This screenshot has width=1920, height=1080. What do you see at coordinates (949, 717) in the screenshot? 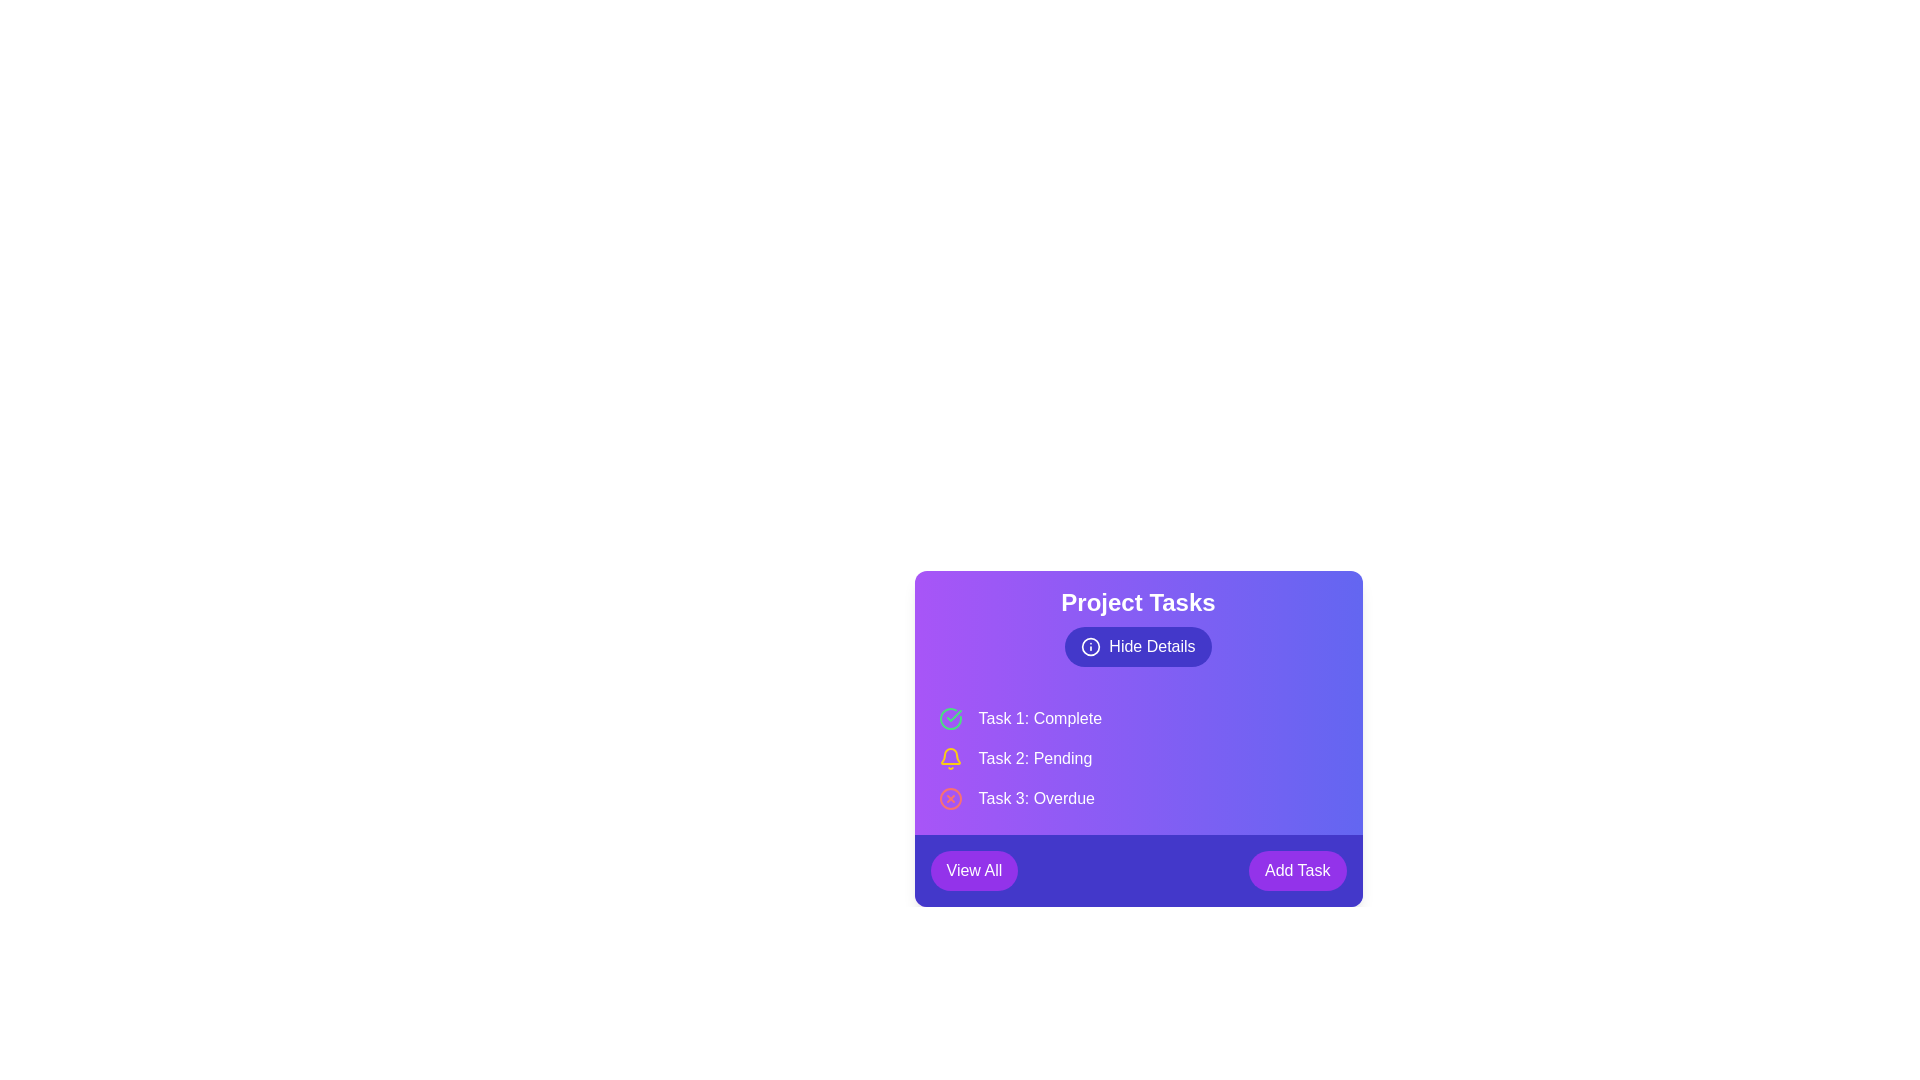
I see `the completion status icon for 'Task 1' located to the left of the text 'Task 1: Complete' in the 'Project Tasks' interface` at bounding box center [949, 717].